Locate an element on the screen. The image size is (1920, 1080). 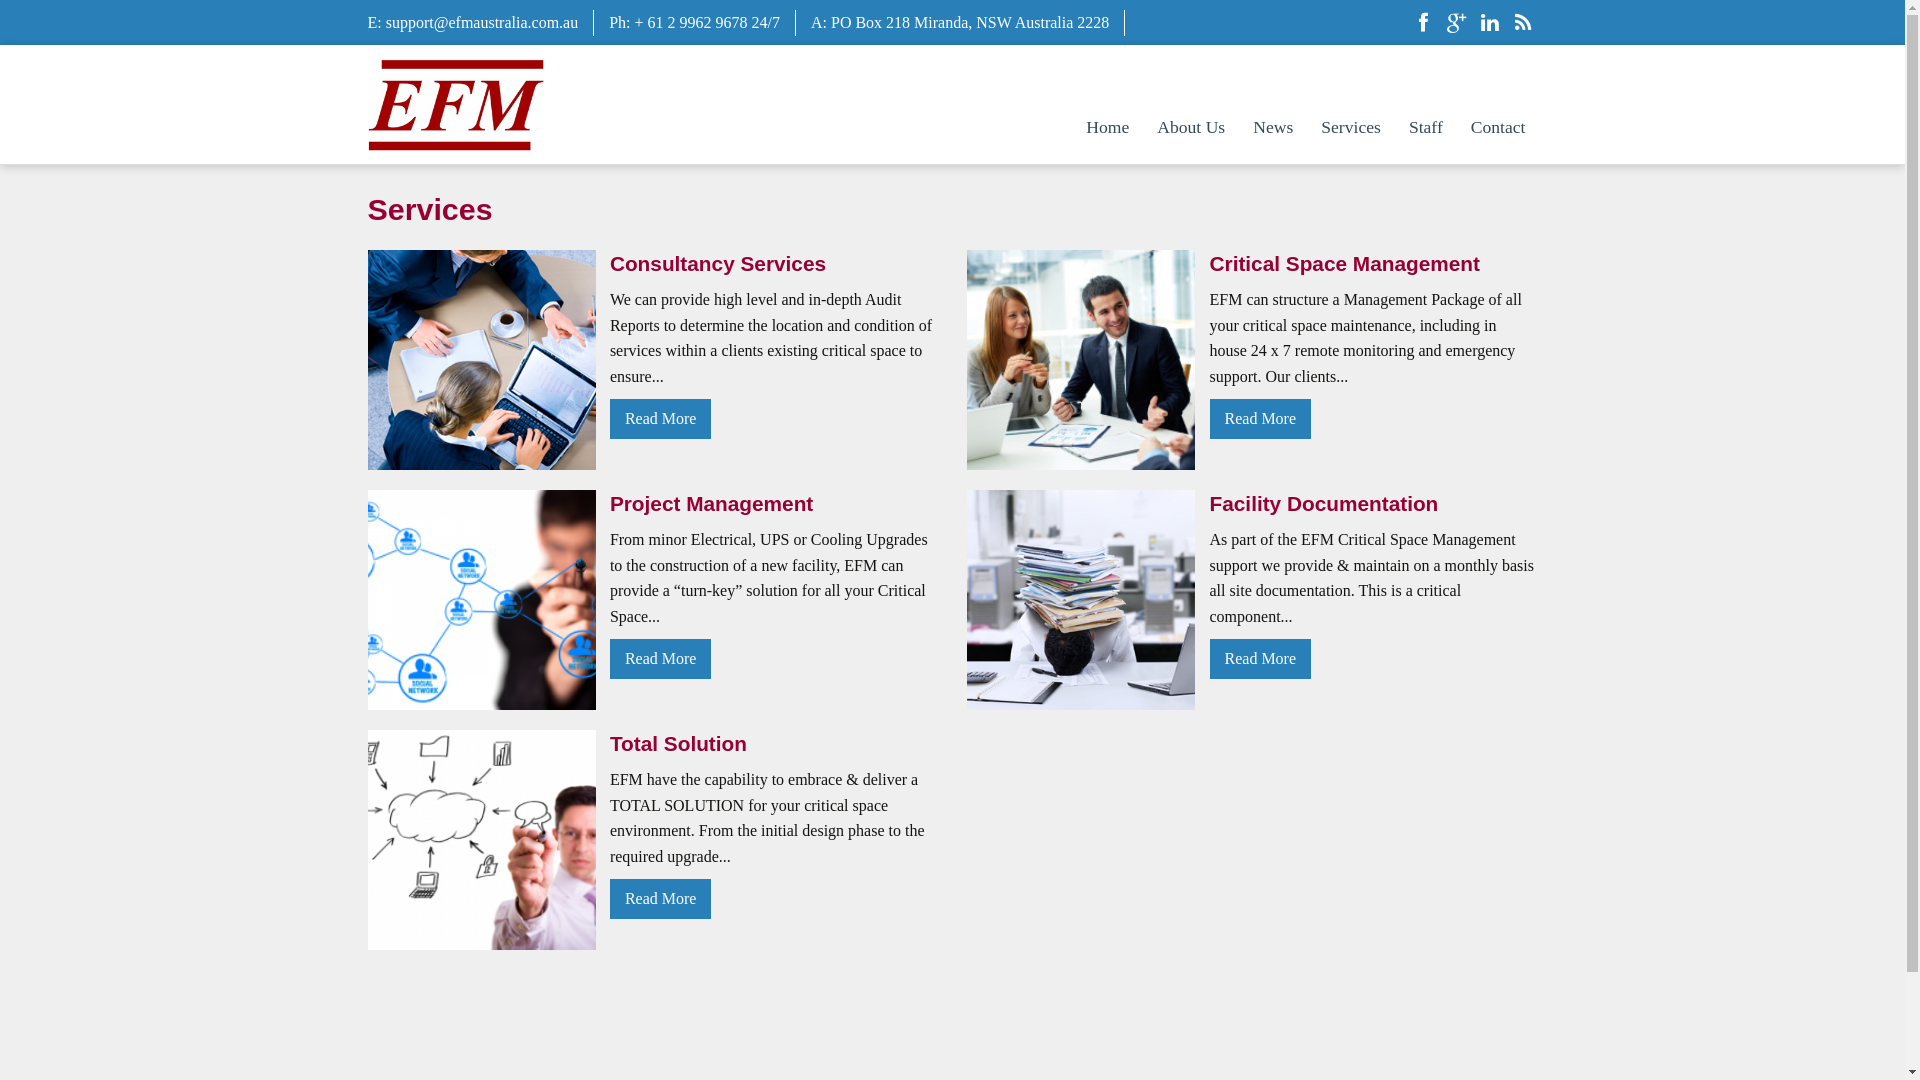
'Consultancy Services' is located at coordinates (772, 262).